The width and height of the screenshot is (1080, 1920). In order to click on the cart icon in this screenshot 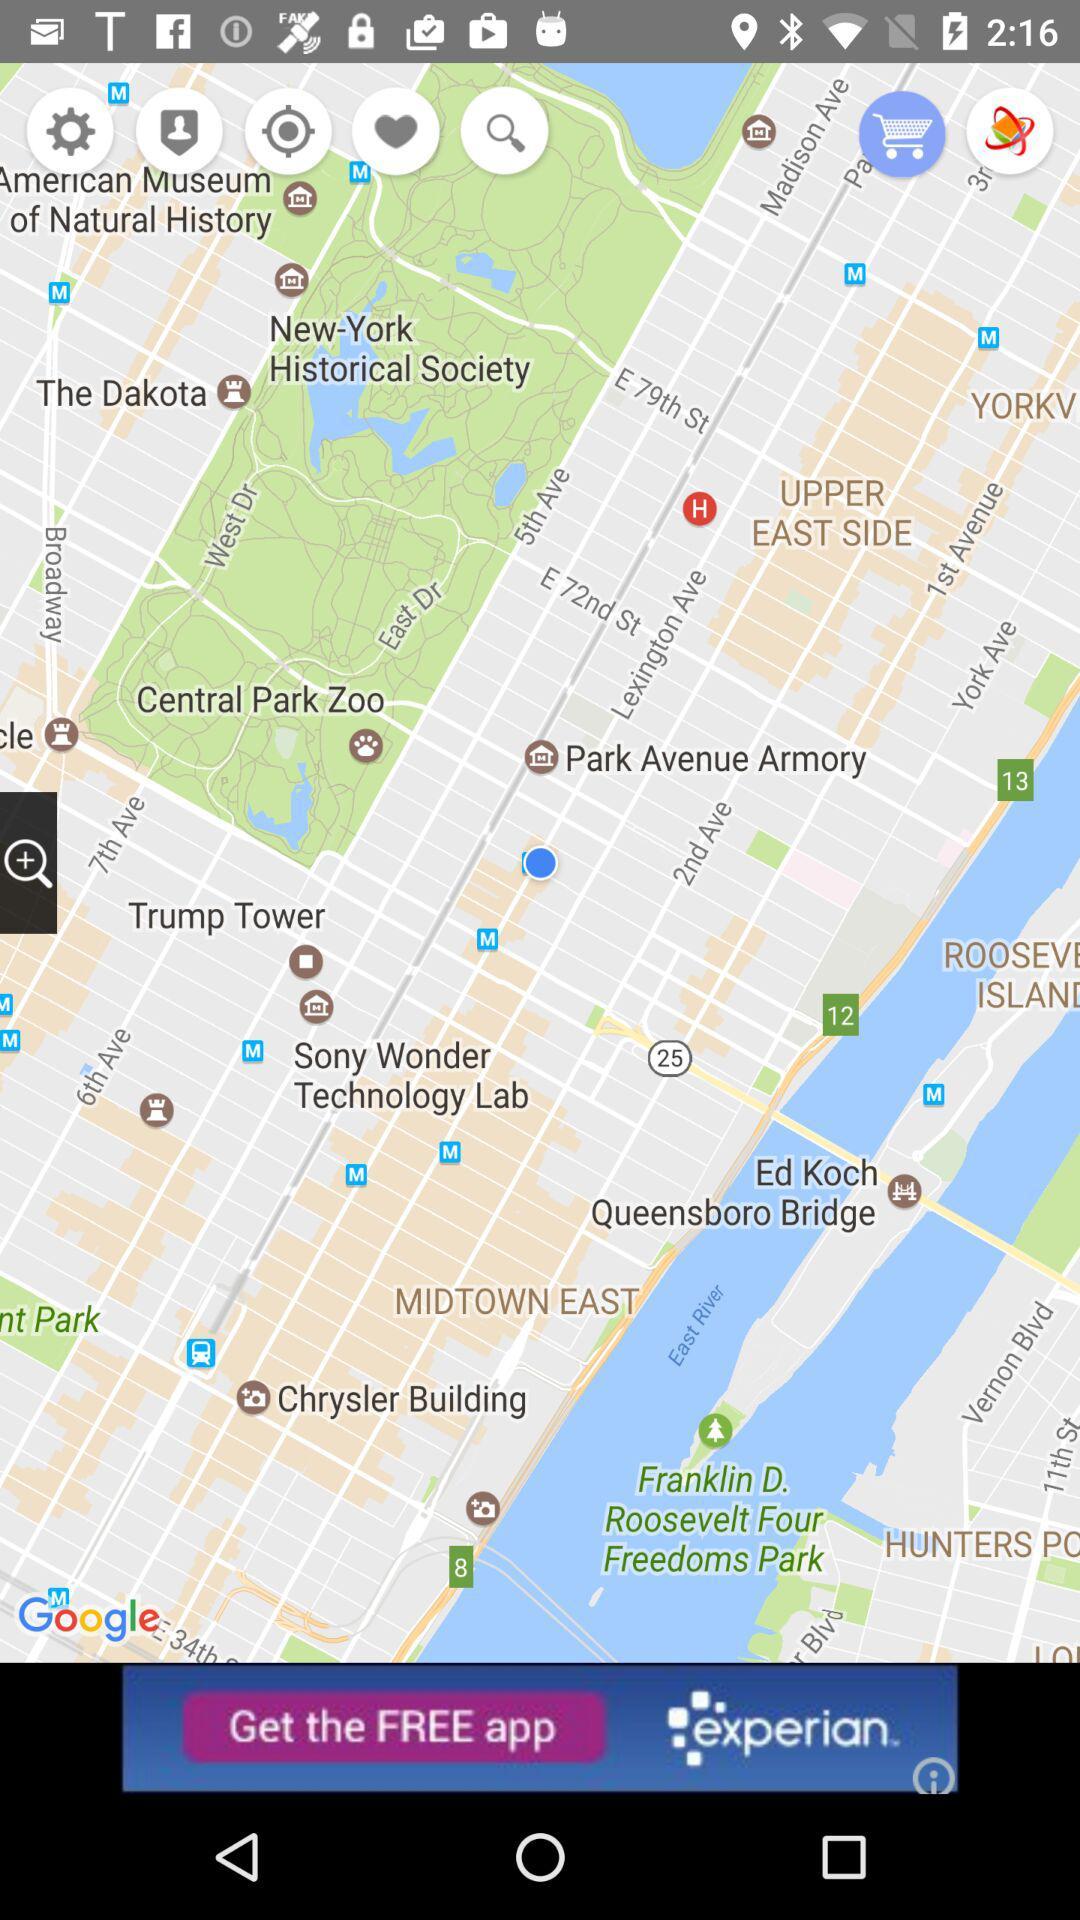, I will do `click(902, 135)`.